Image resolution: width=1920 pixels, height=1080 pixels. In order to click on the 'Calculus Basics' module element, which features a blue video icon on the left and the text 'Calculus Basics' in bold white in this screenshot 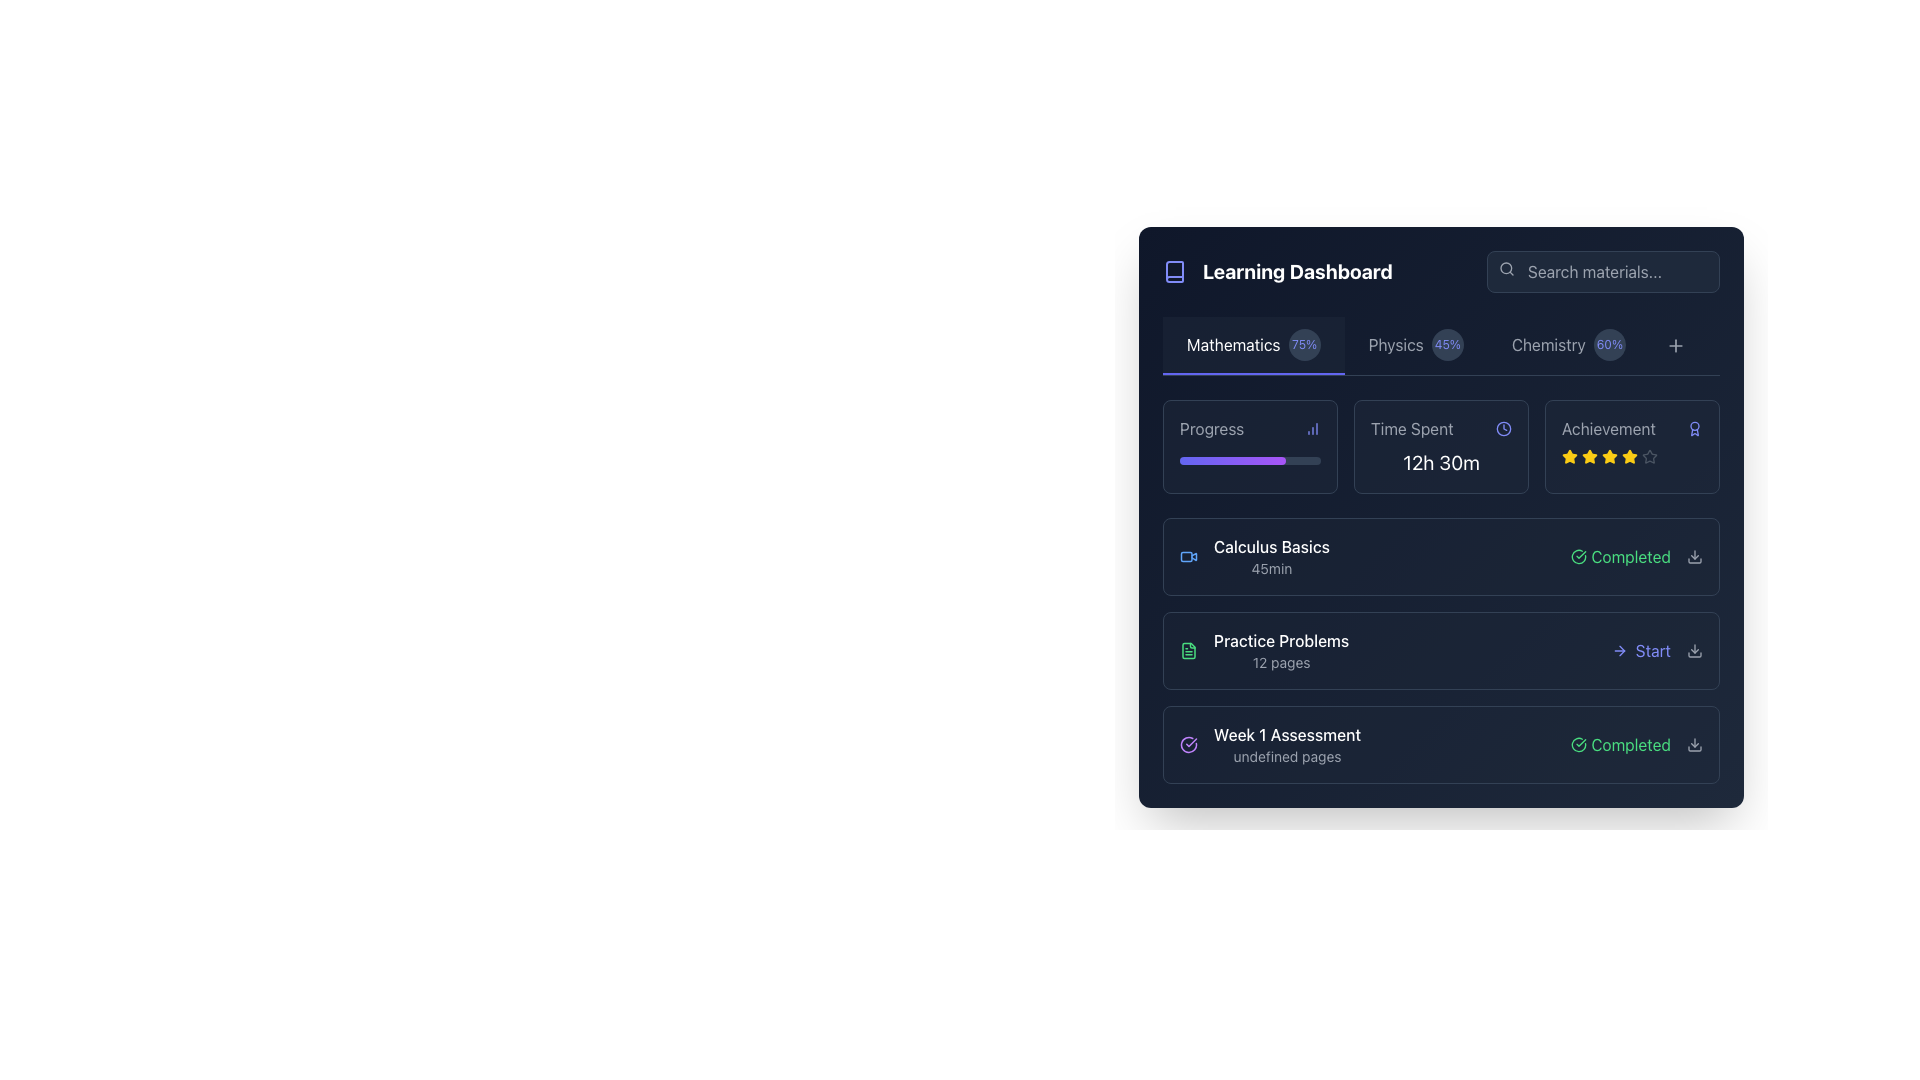, I will do `click(1253, 556)`.